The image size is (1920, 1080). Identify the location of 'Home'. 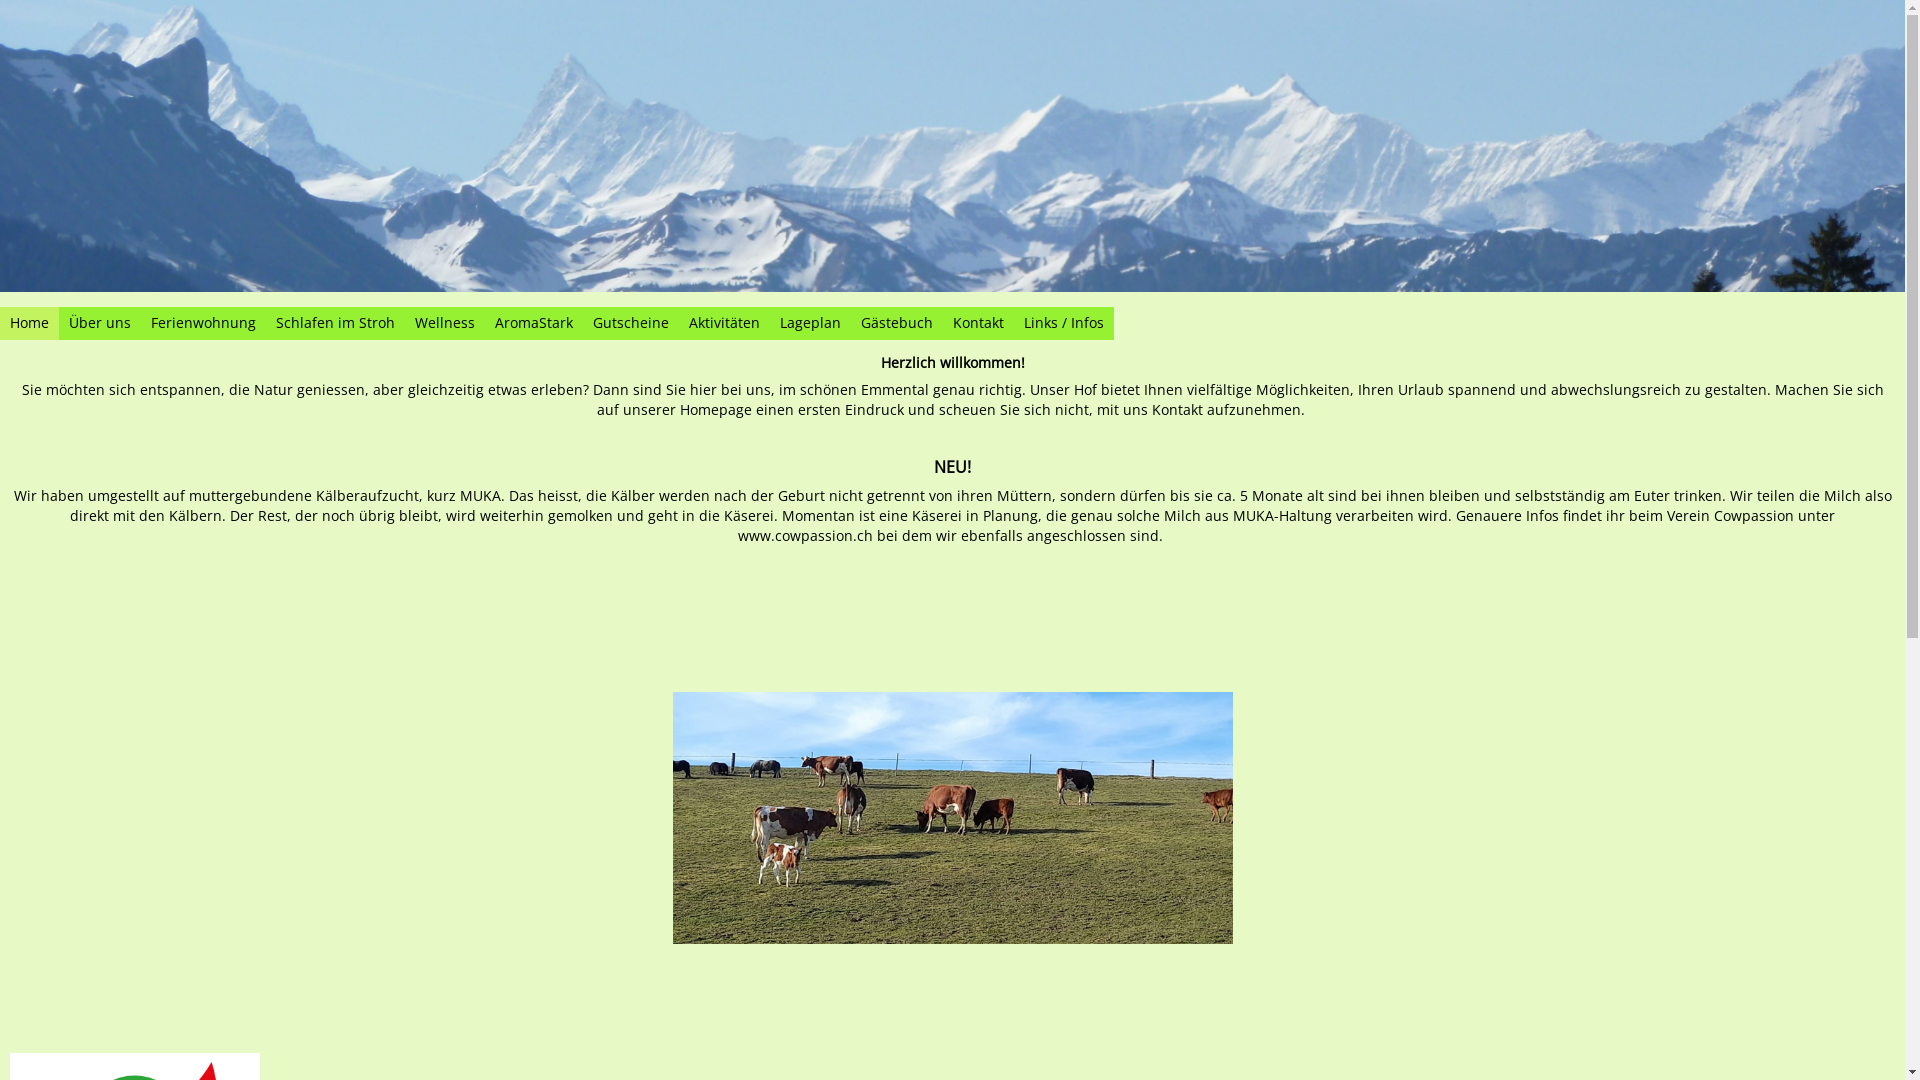
(29, 322).